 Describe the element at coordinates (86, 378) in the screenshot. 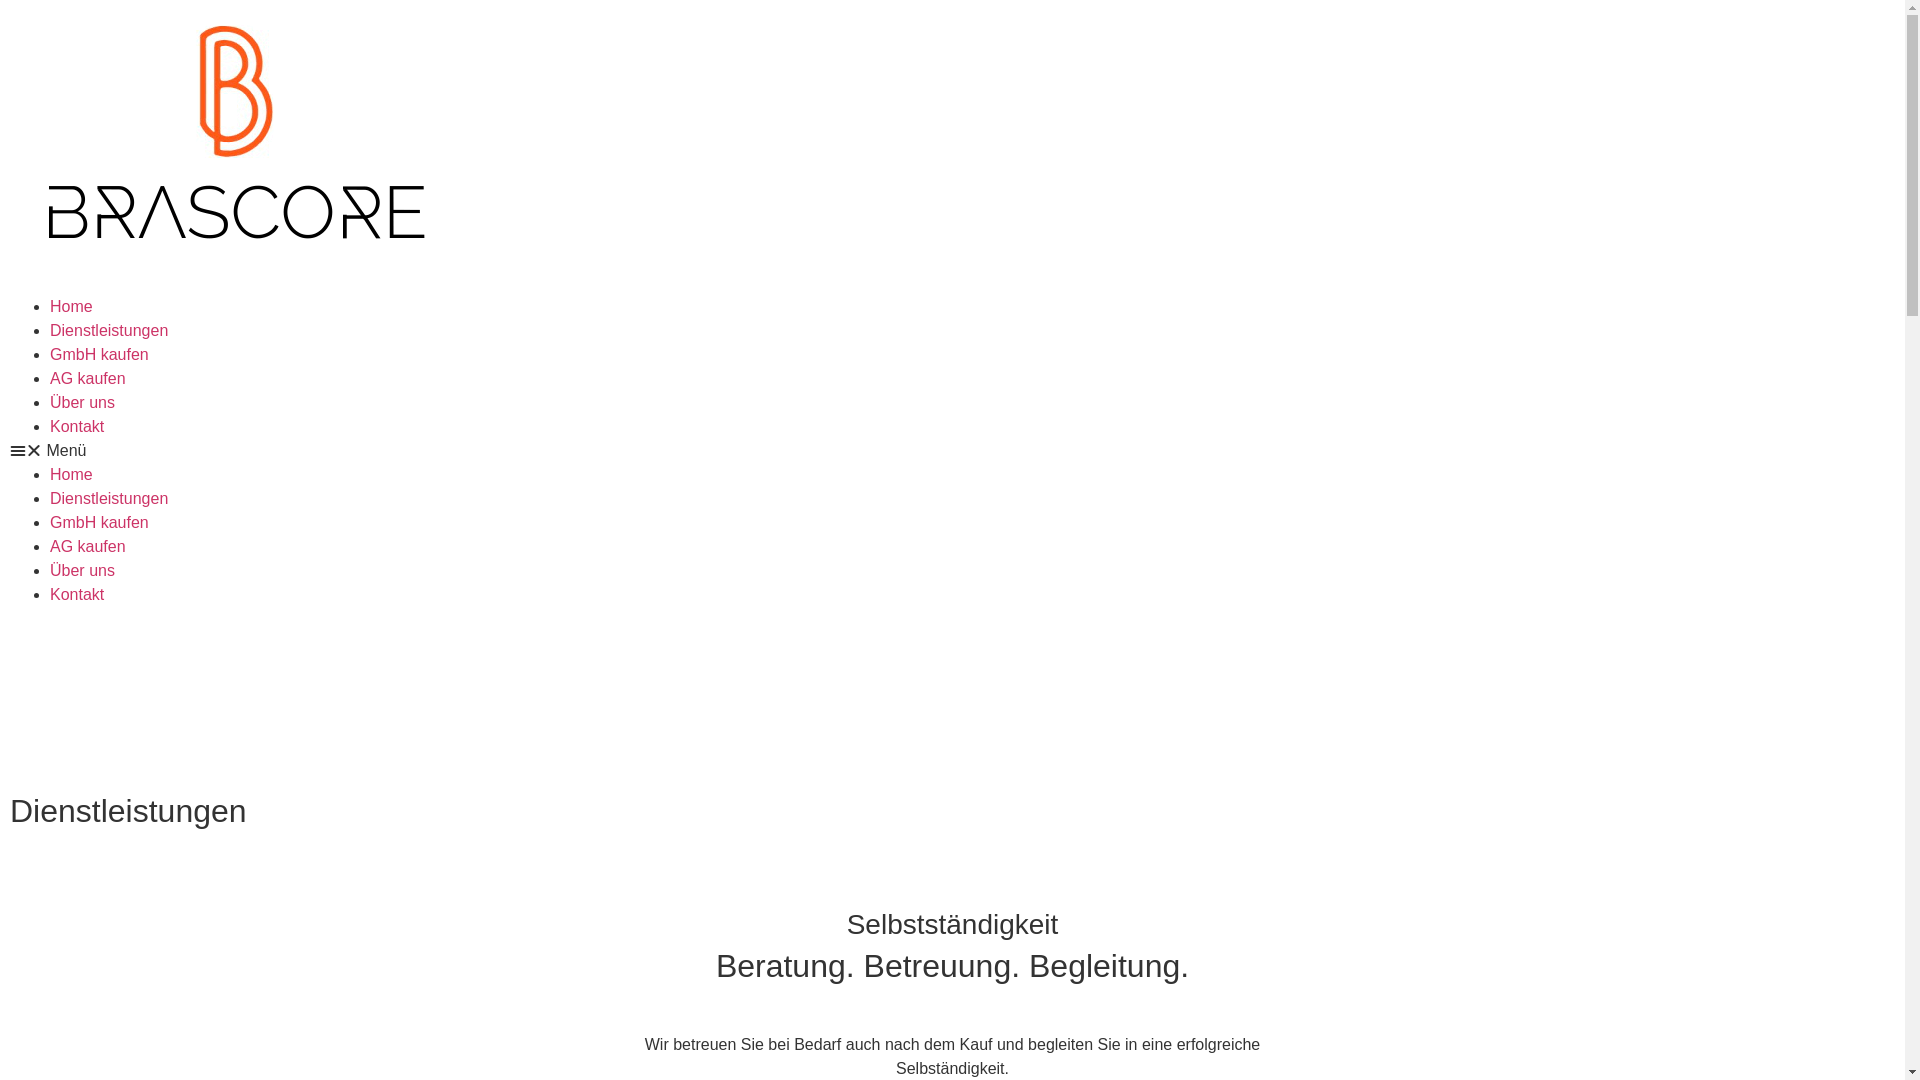

I see `'AG kaufen'` at that location.